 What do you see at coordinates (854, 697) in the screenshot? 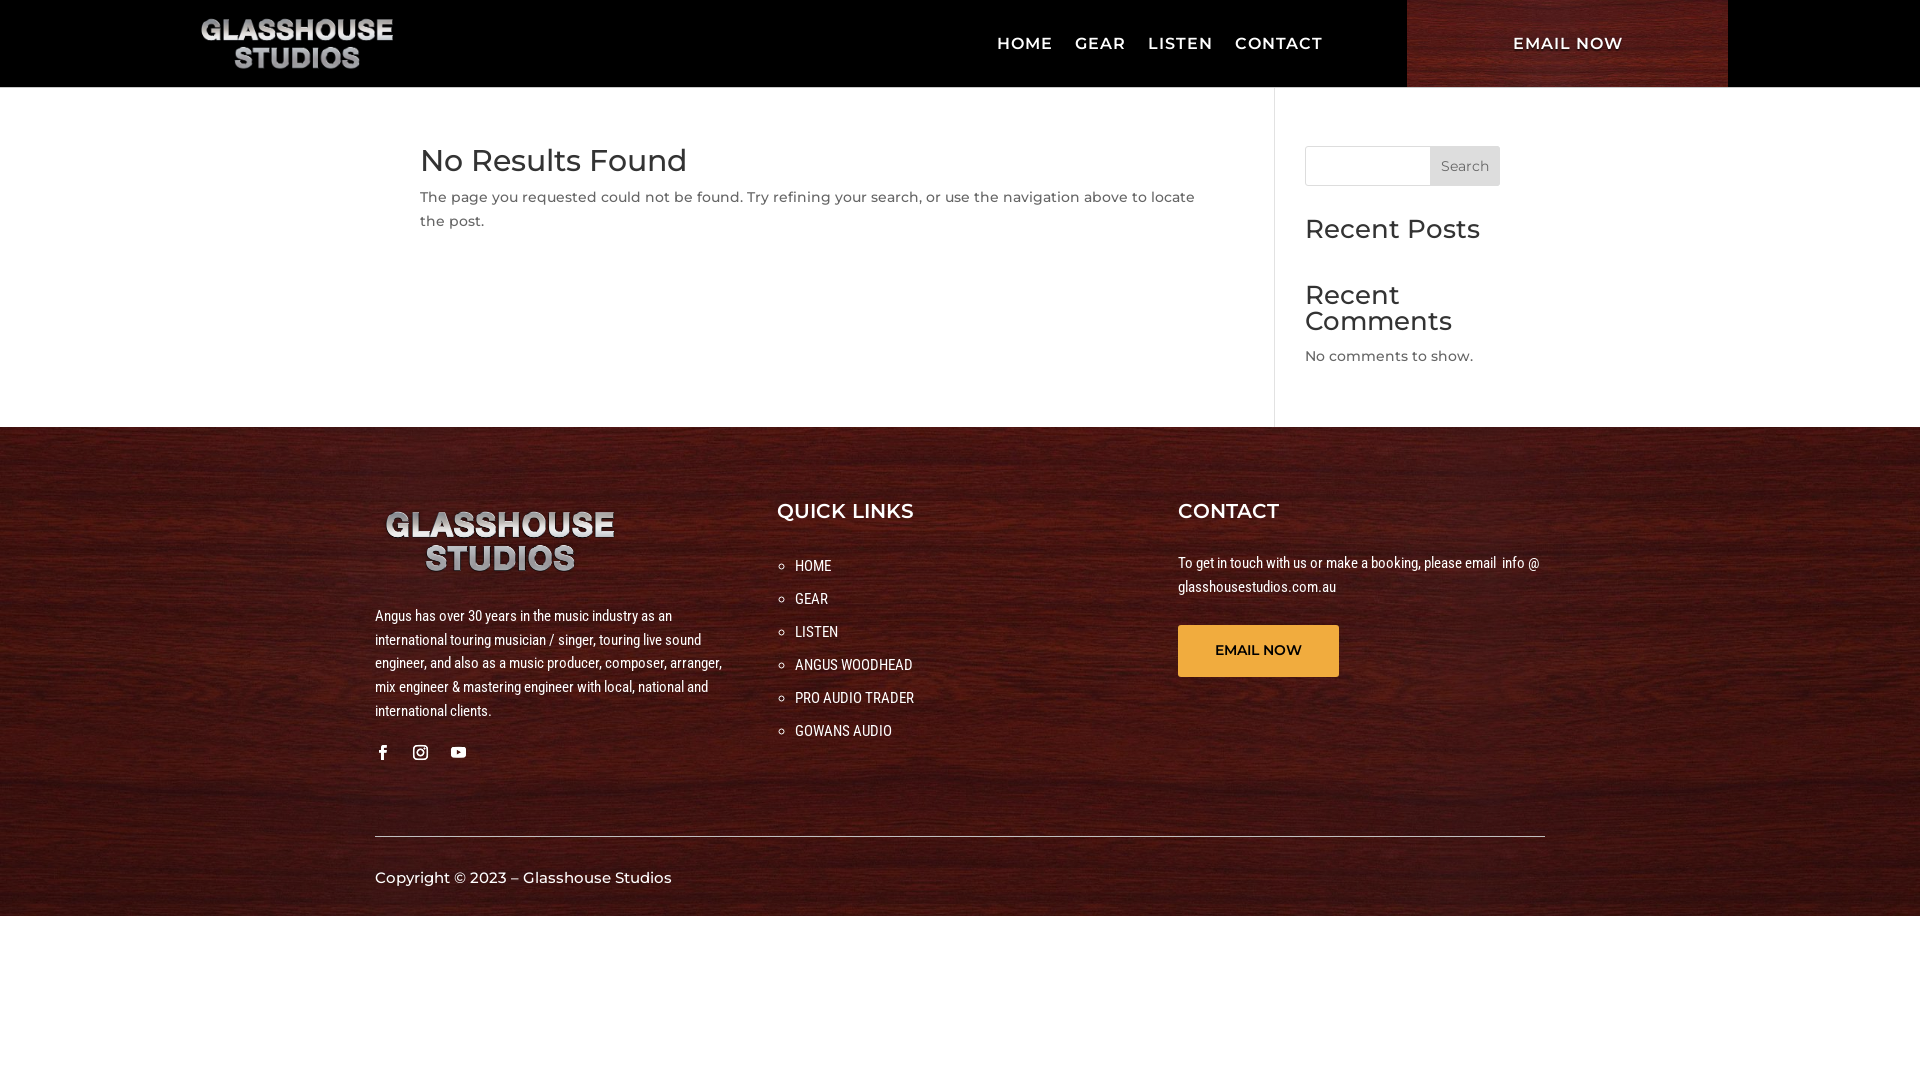
I see `'PRO AUDIO TRADER'` at bounding box center [854, 697].